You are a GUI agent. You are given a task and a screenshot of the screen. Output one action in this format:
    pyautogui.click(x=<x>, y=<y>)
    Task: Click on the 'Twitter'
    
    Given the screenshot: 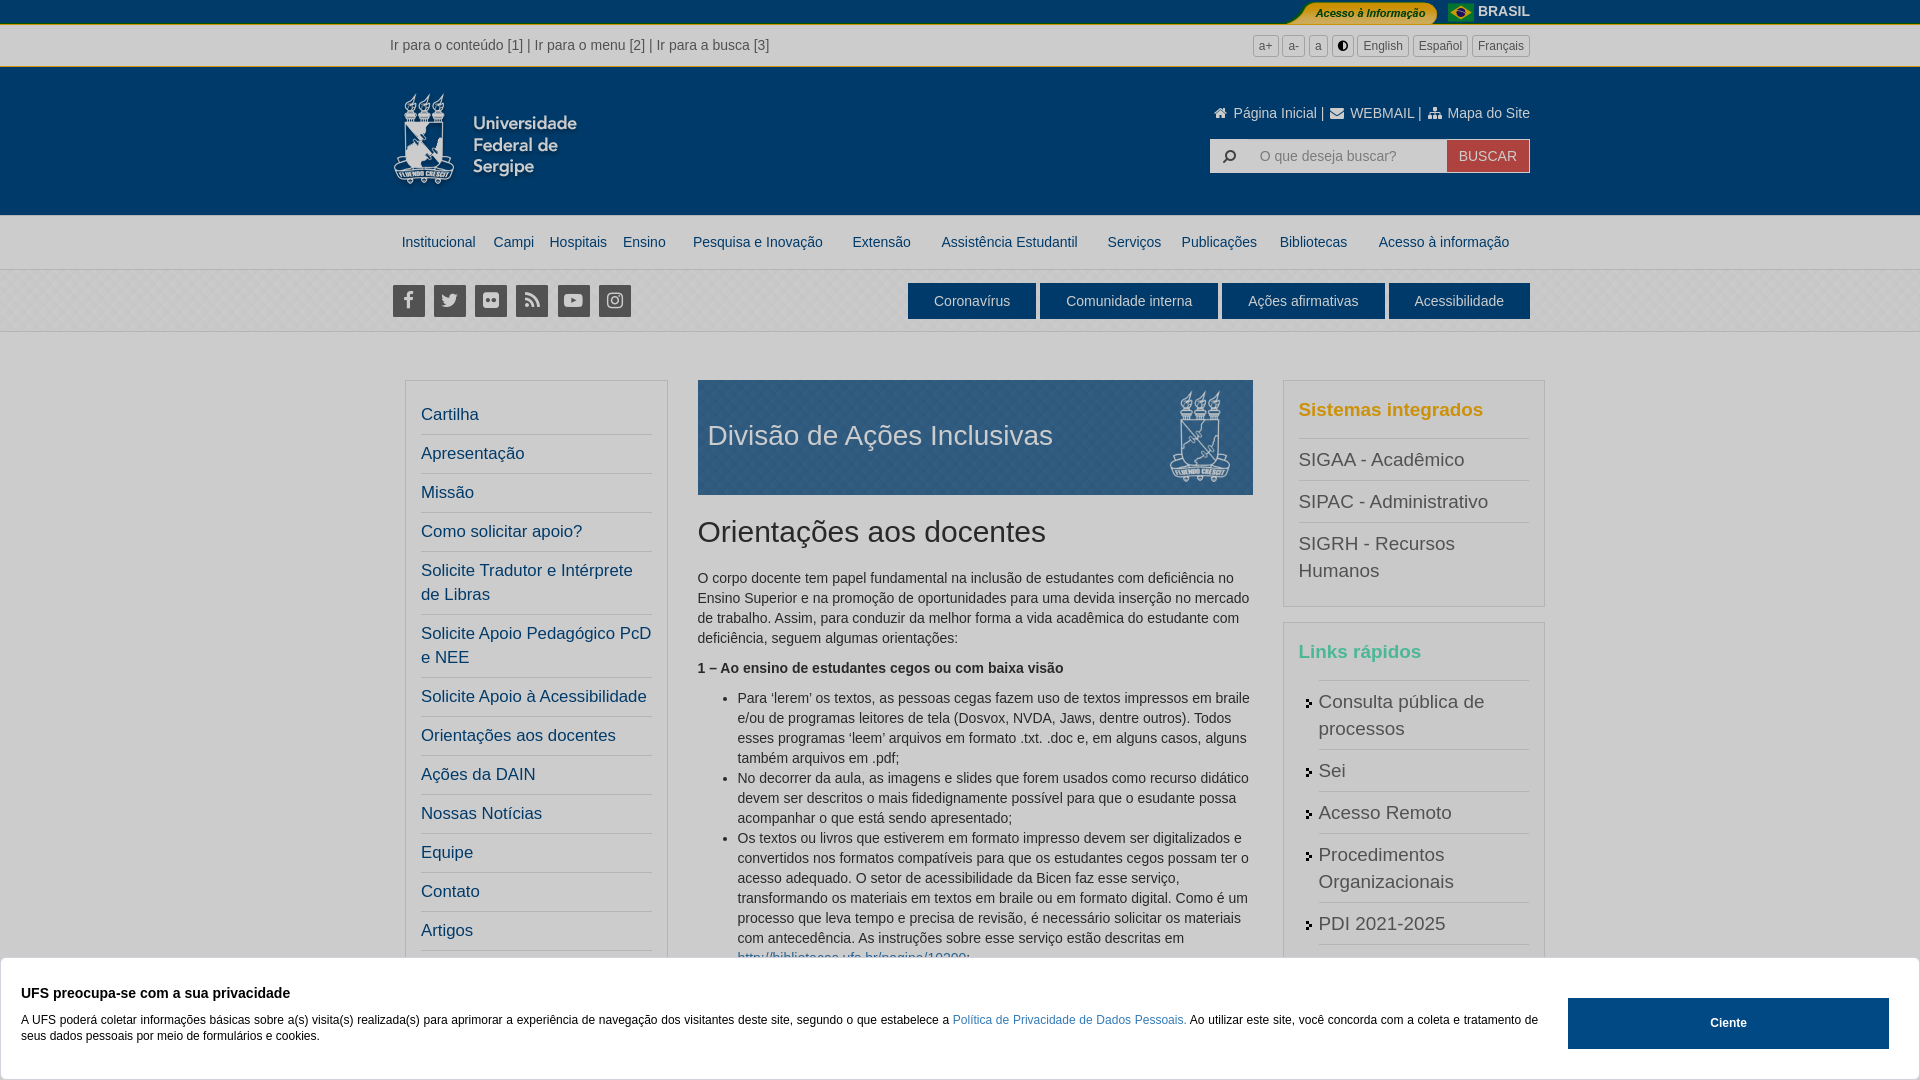 What is the action you would take?
    pyautogui.click(x=448, y=300)
    